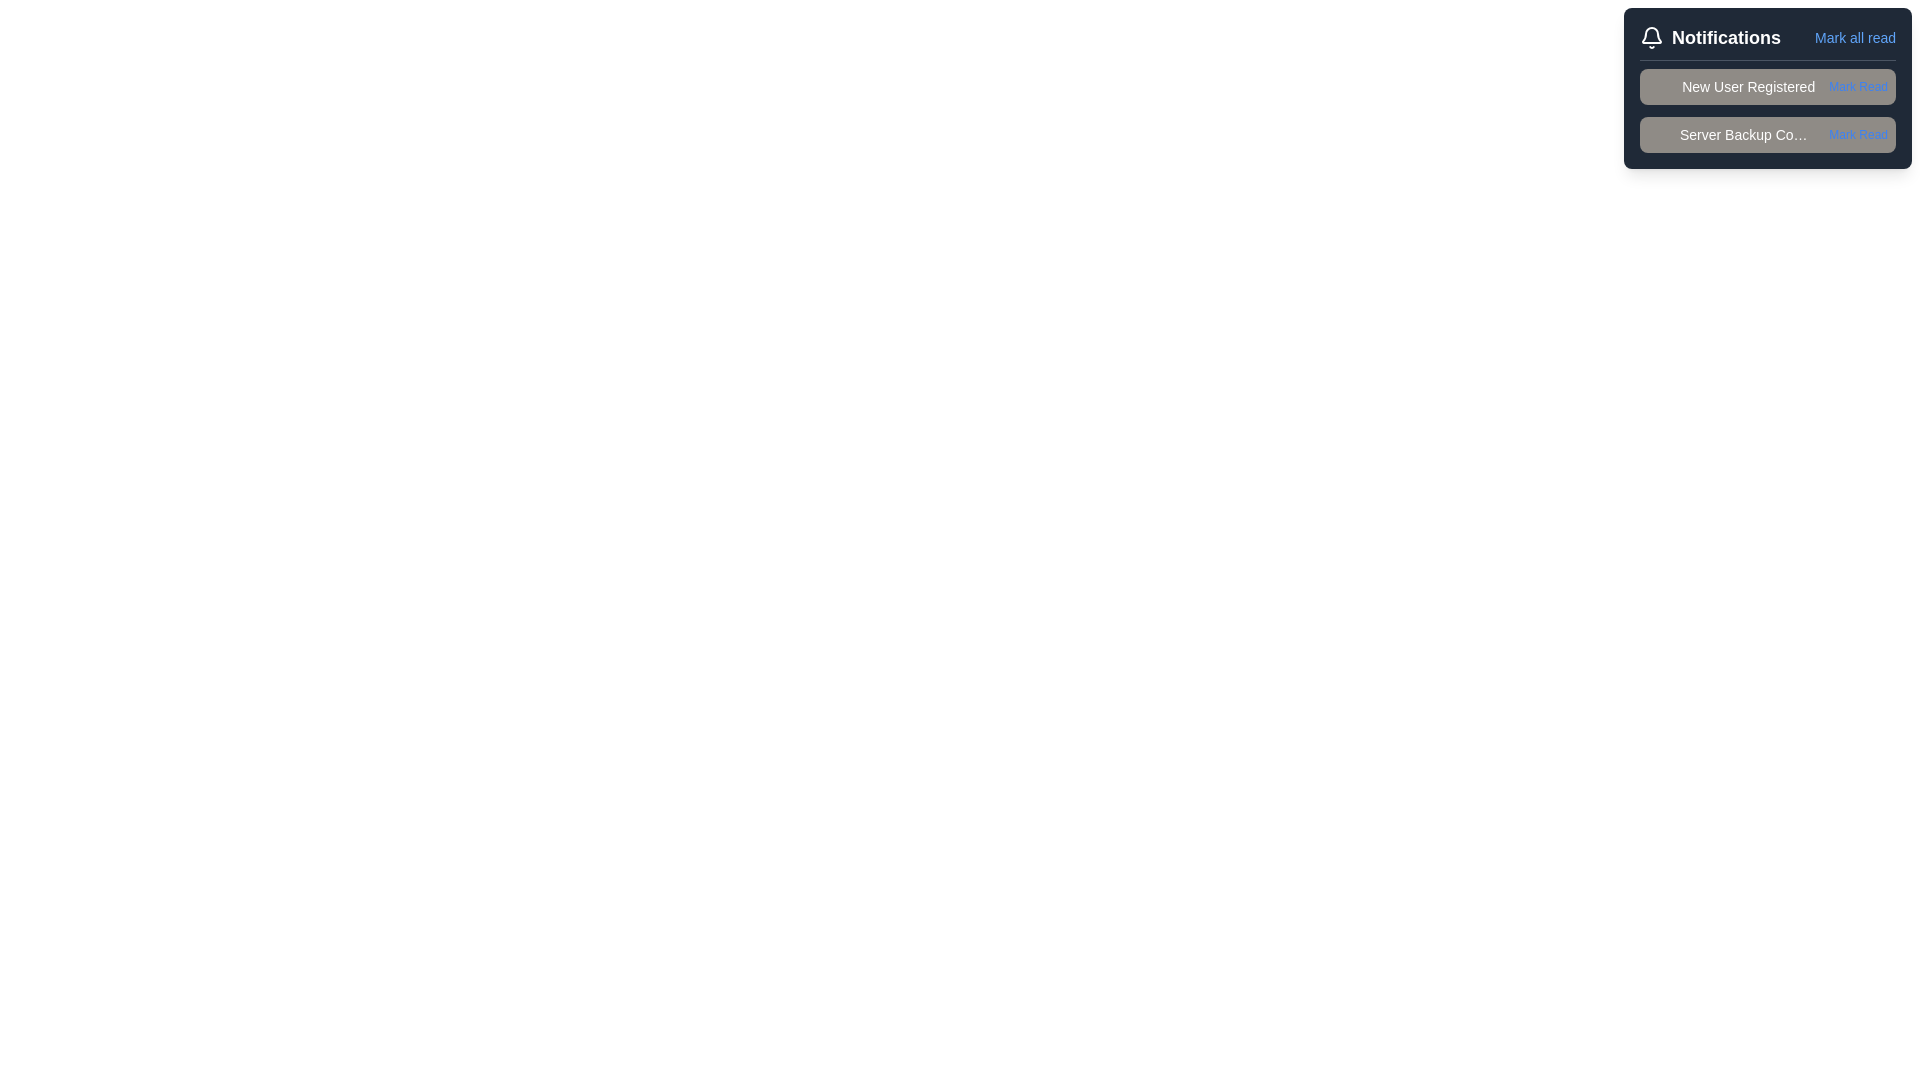 This screenshot has width=1920, height=1080. What do you see at coordinates (1857, 86) in the screenshot?
I see `the link located in the 'New User Registered' notification card to mark the notification as read` at bounding box center [1857, 86].